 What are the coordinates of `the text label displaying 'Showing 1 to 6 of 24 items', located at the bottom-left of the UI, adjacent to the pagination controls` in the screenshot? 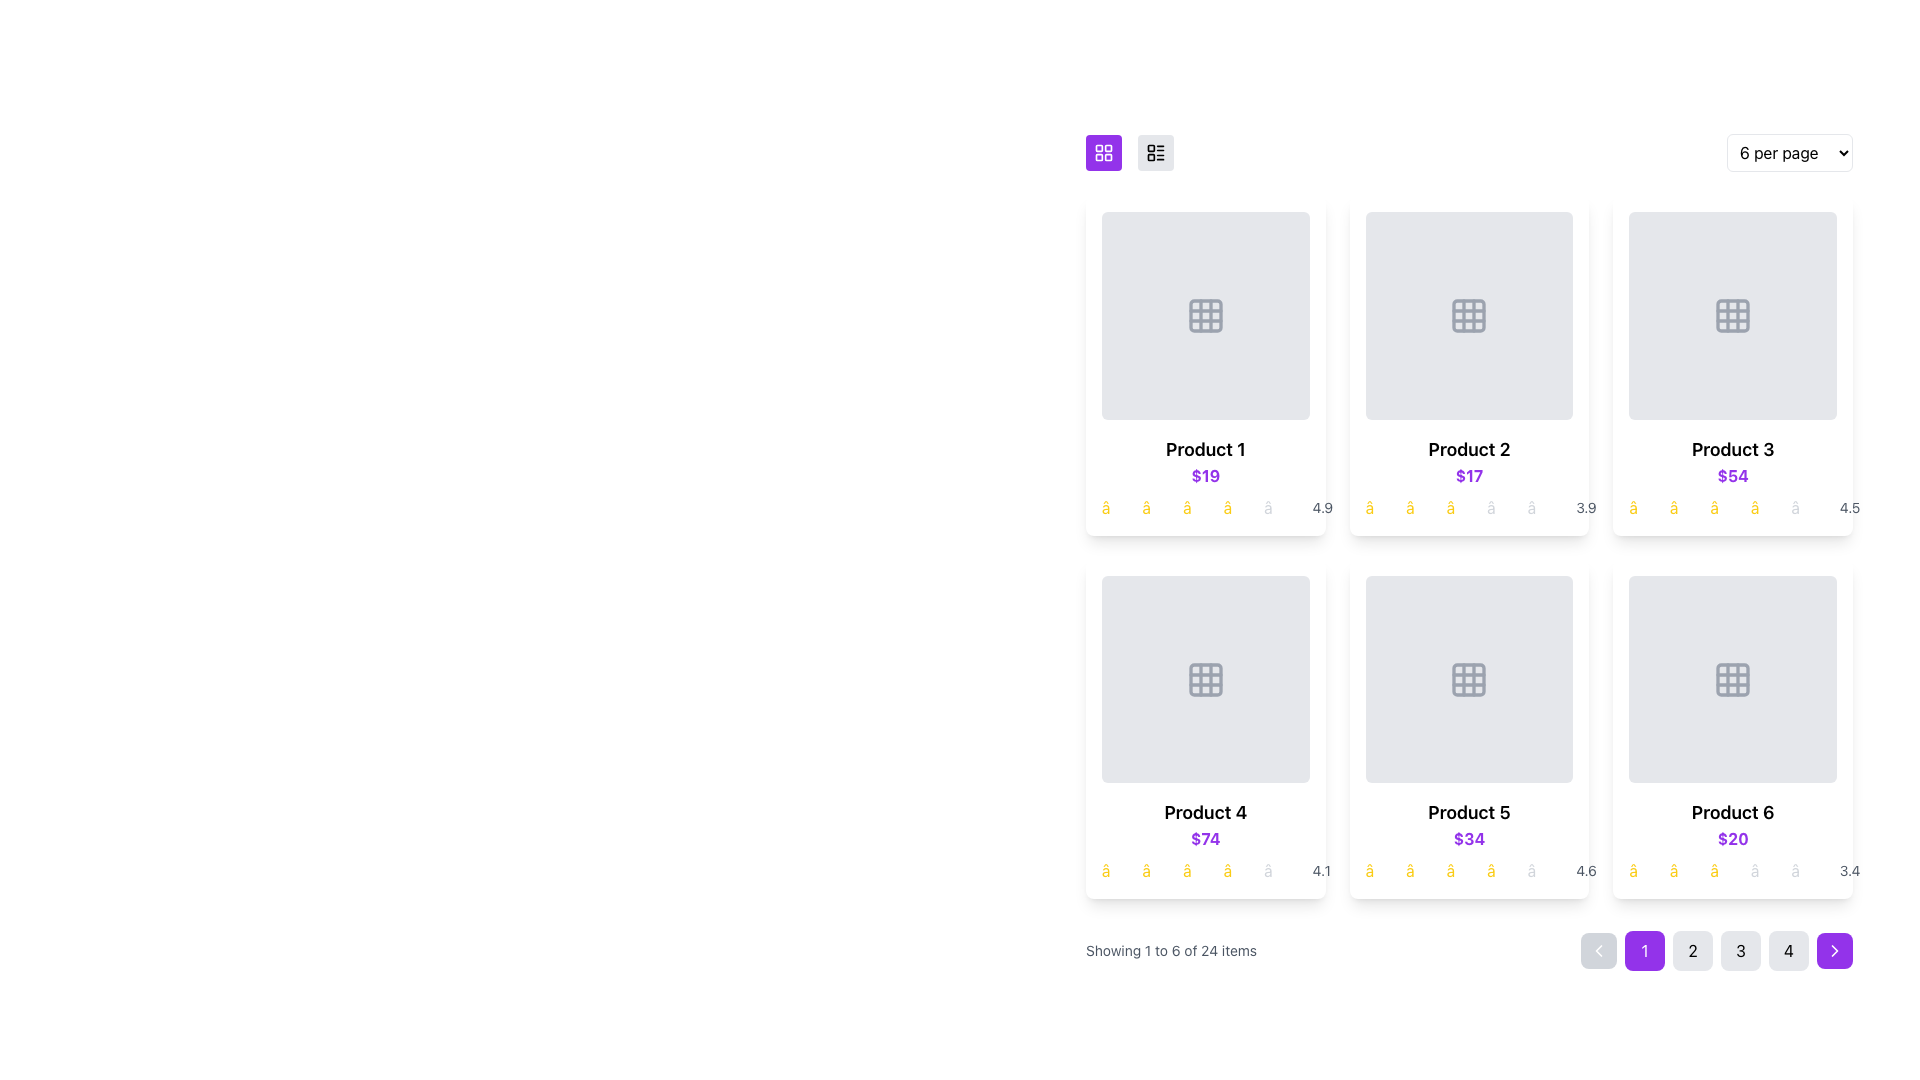 It's located at (1171, 950).